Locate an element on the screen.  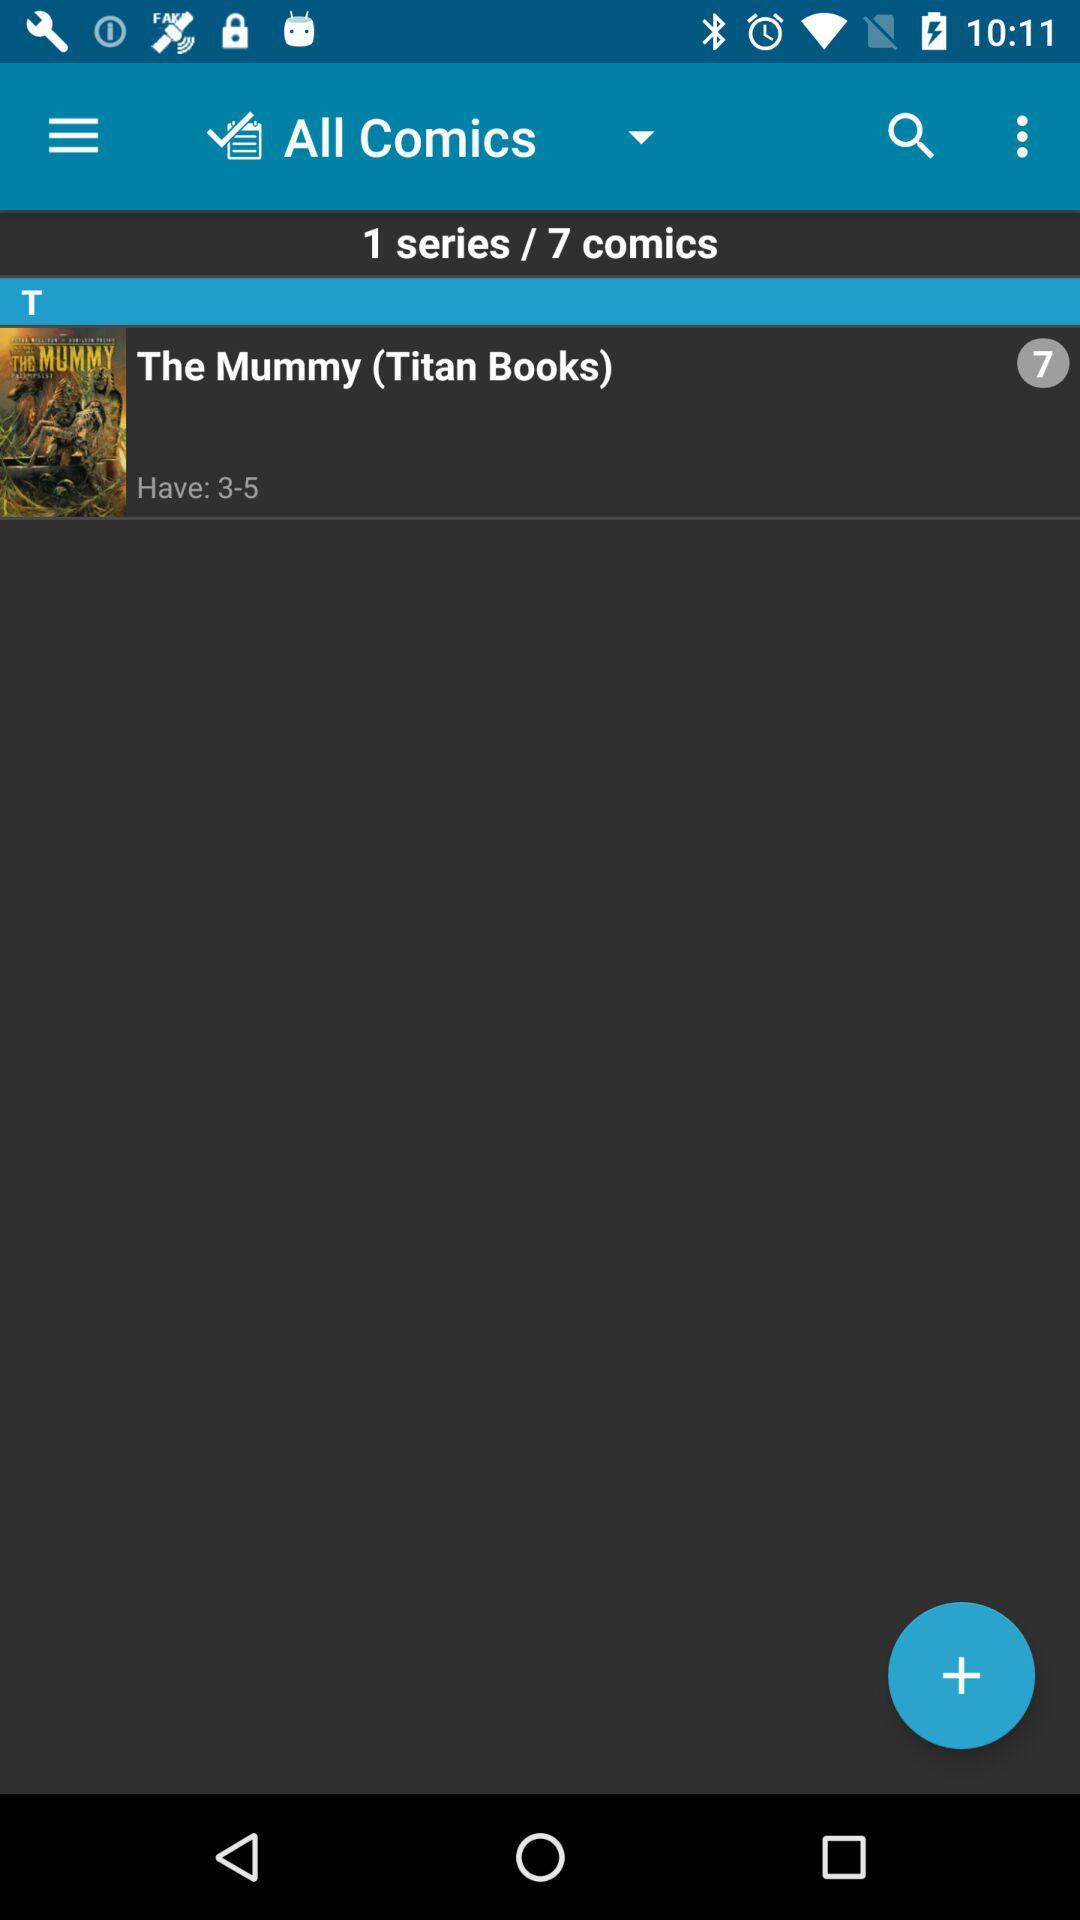
icon below the the mummy titan icon is located at coordinates (960, 1675).